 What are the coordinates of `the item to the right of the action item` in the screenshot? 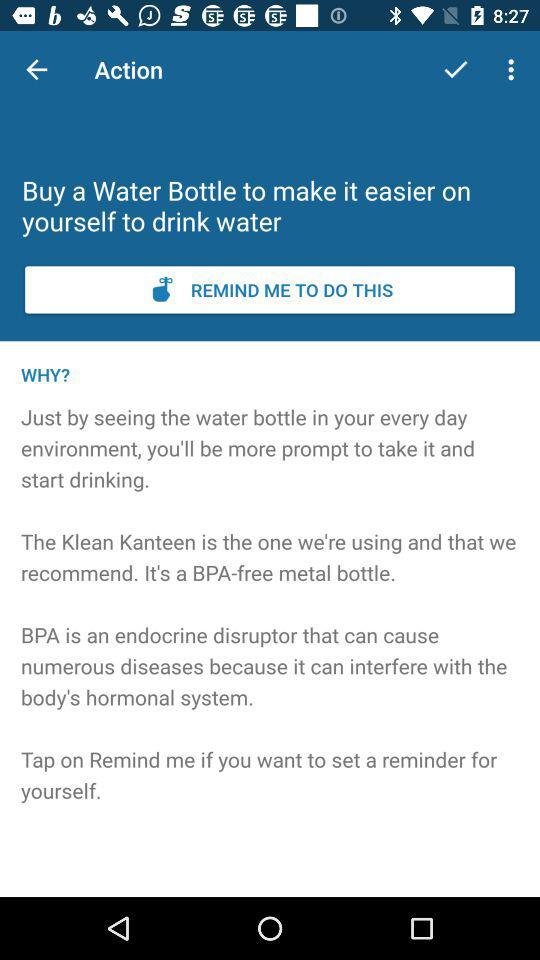 It's located at (455, 69).